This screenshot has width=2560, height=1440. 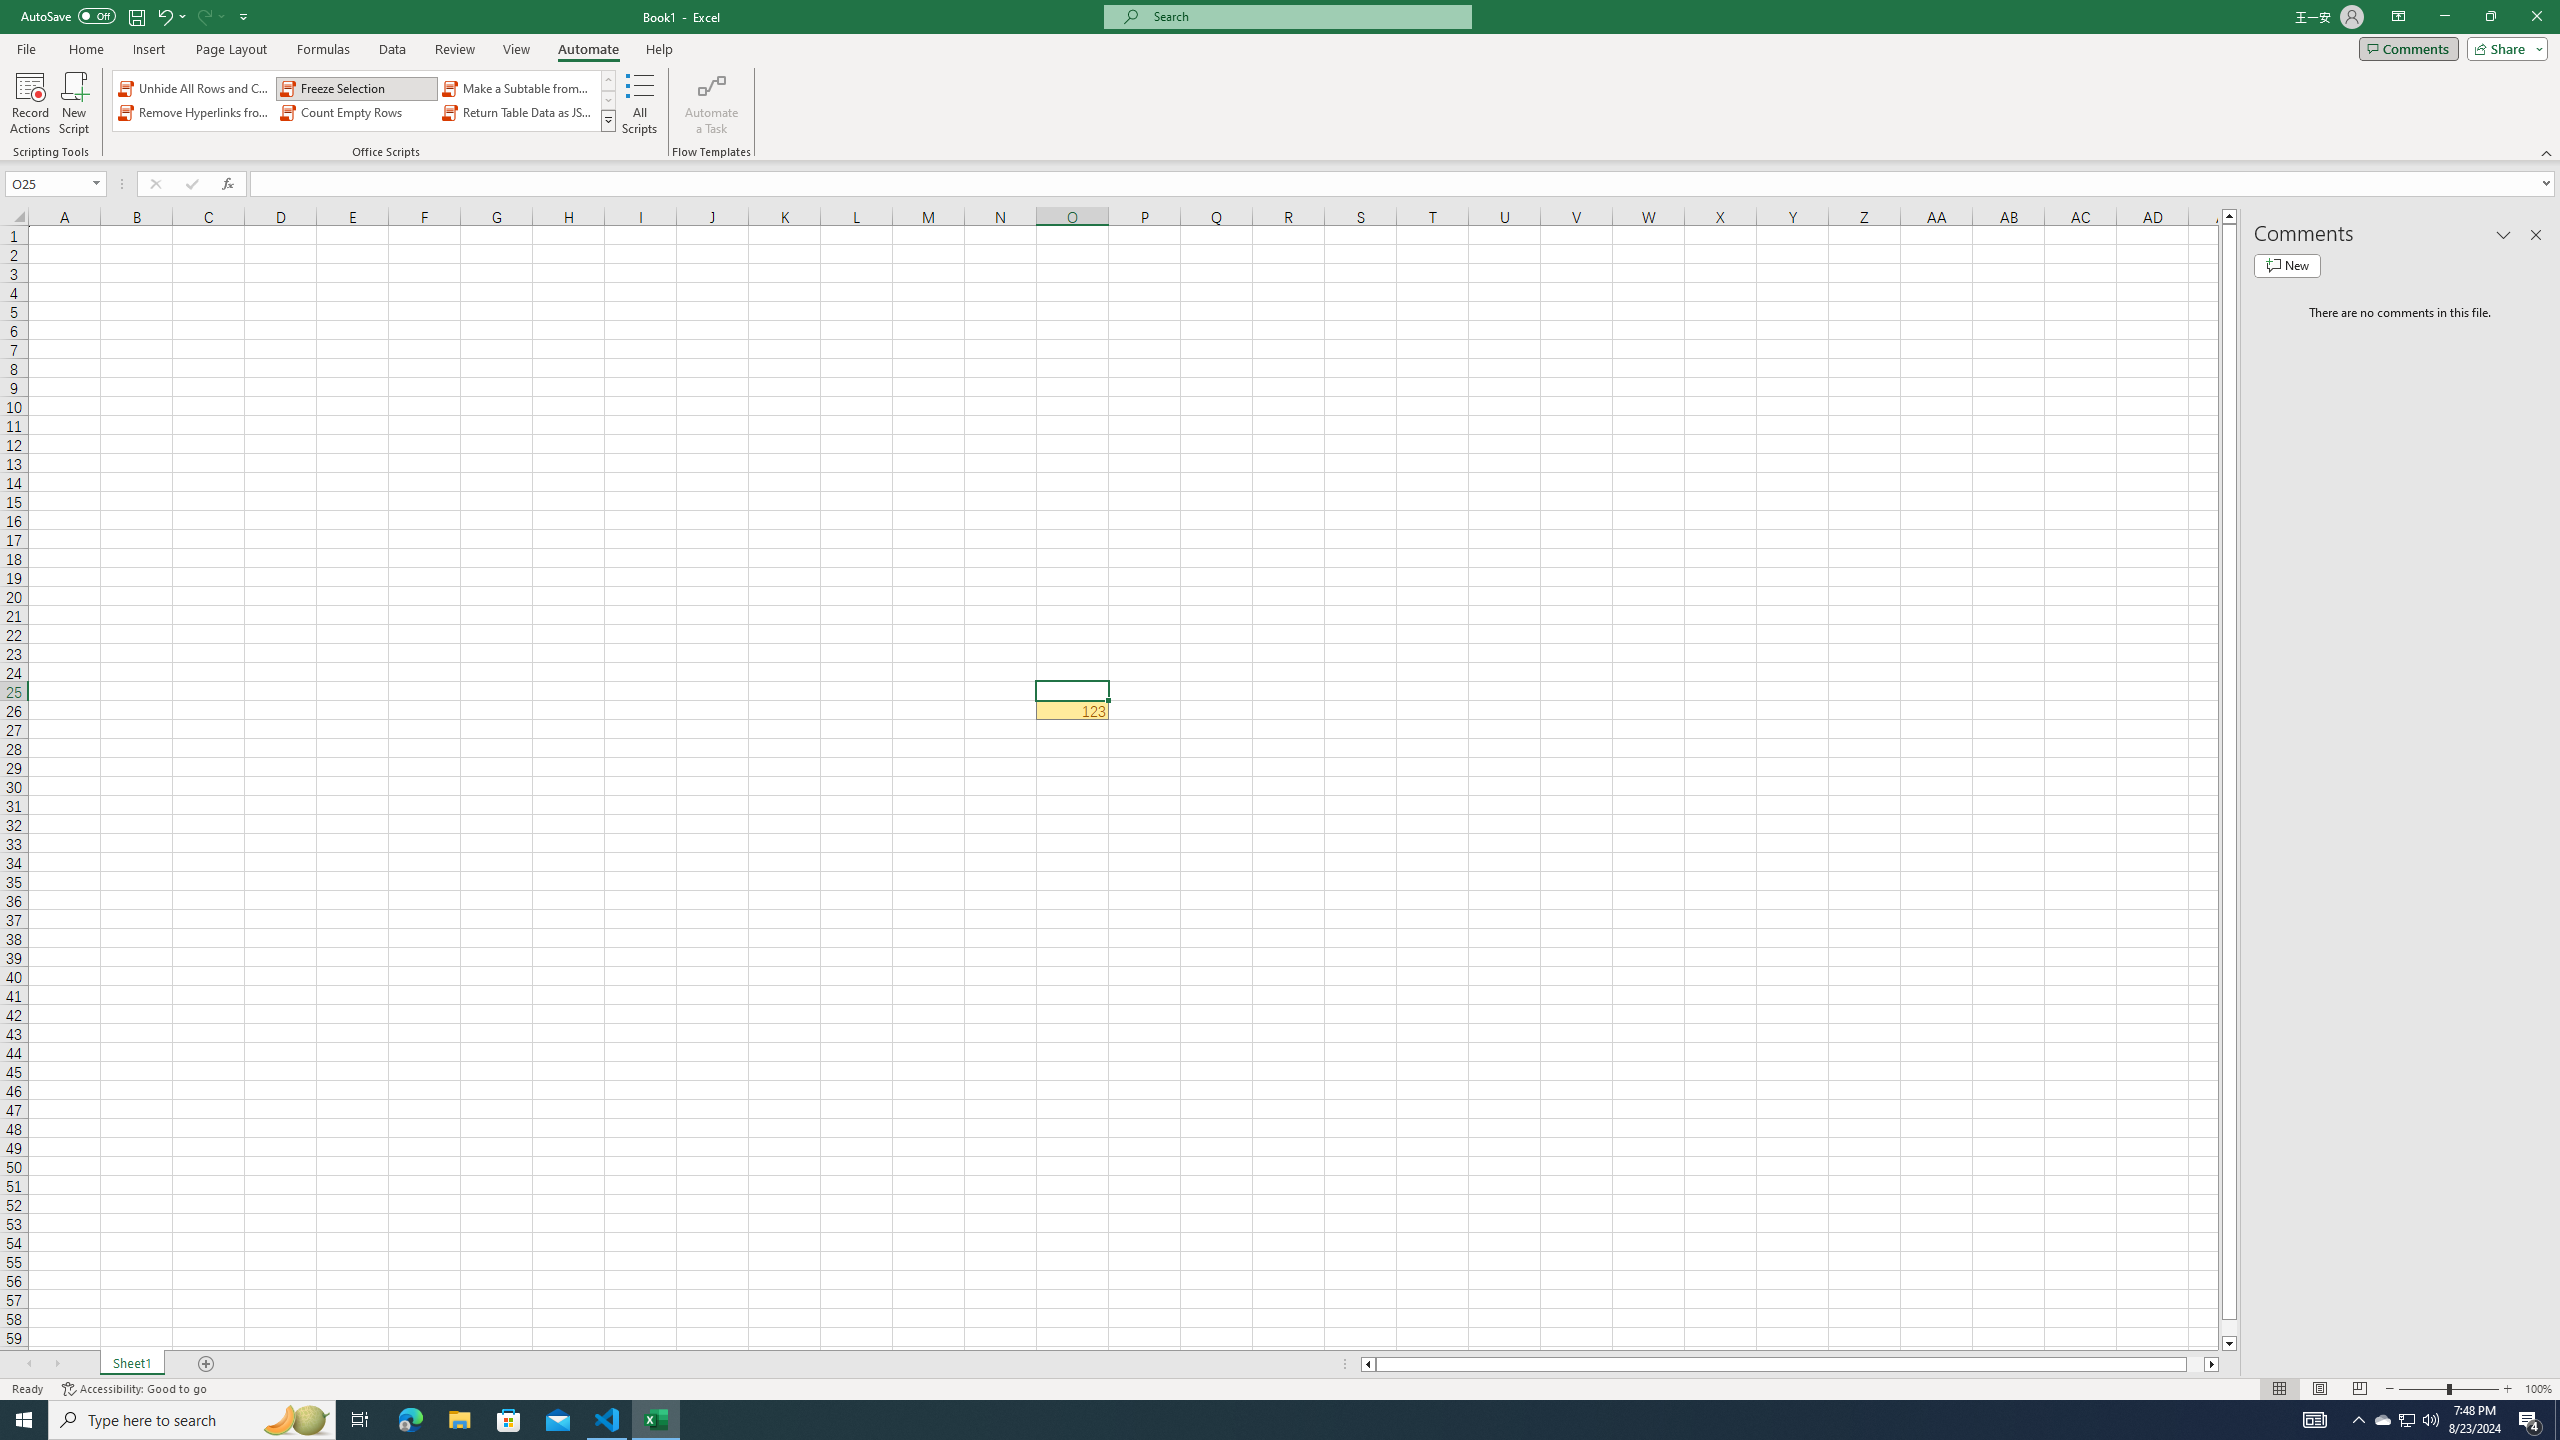 I want to click on 'New Script', so click(x=73, y=103).